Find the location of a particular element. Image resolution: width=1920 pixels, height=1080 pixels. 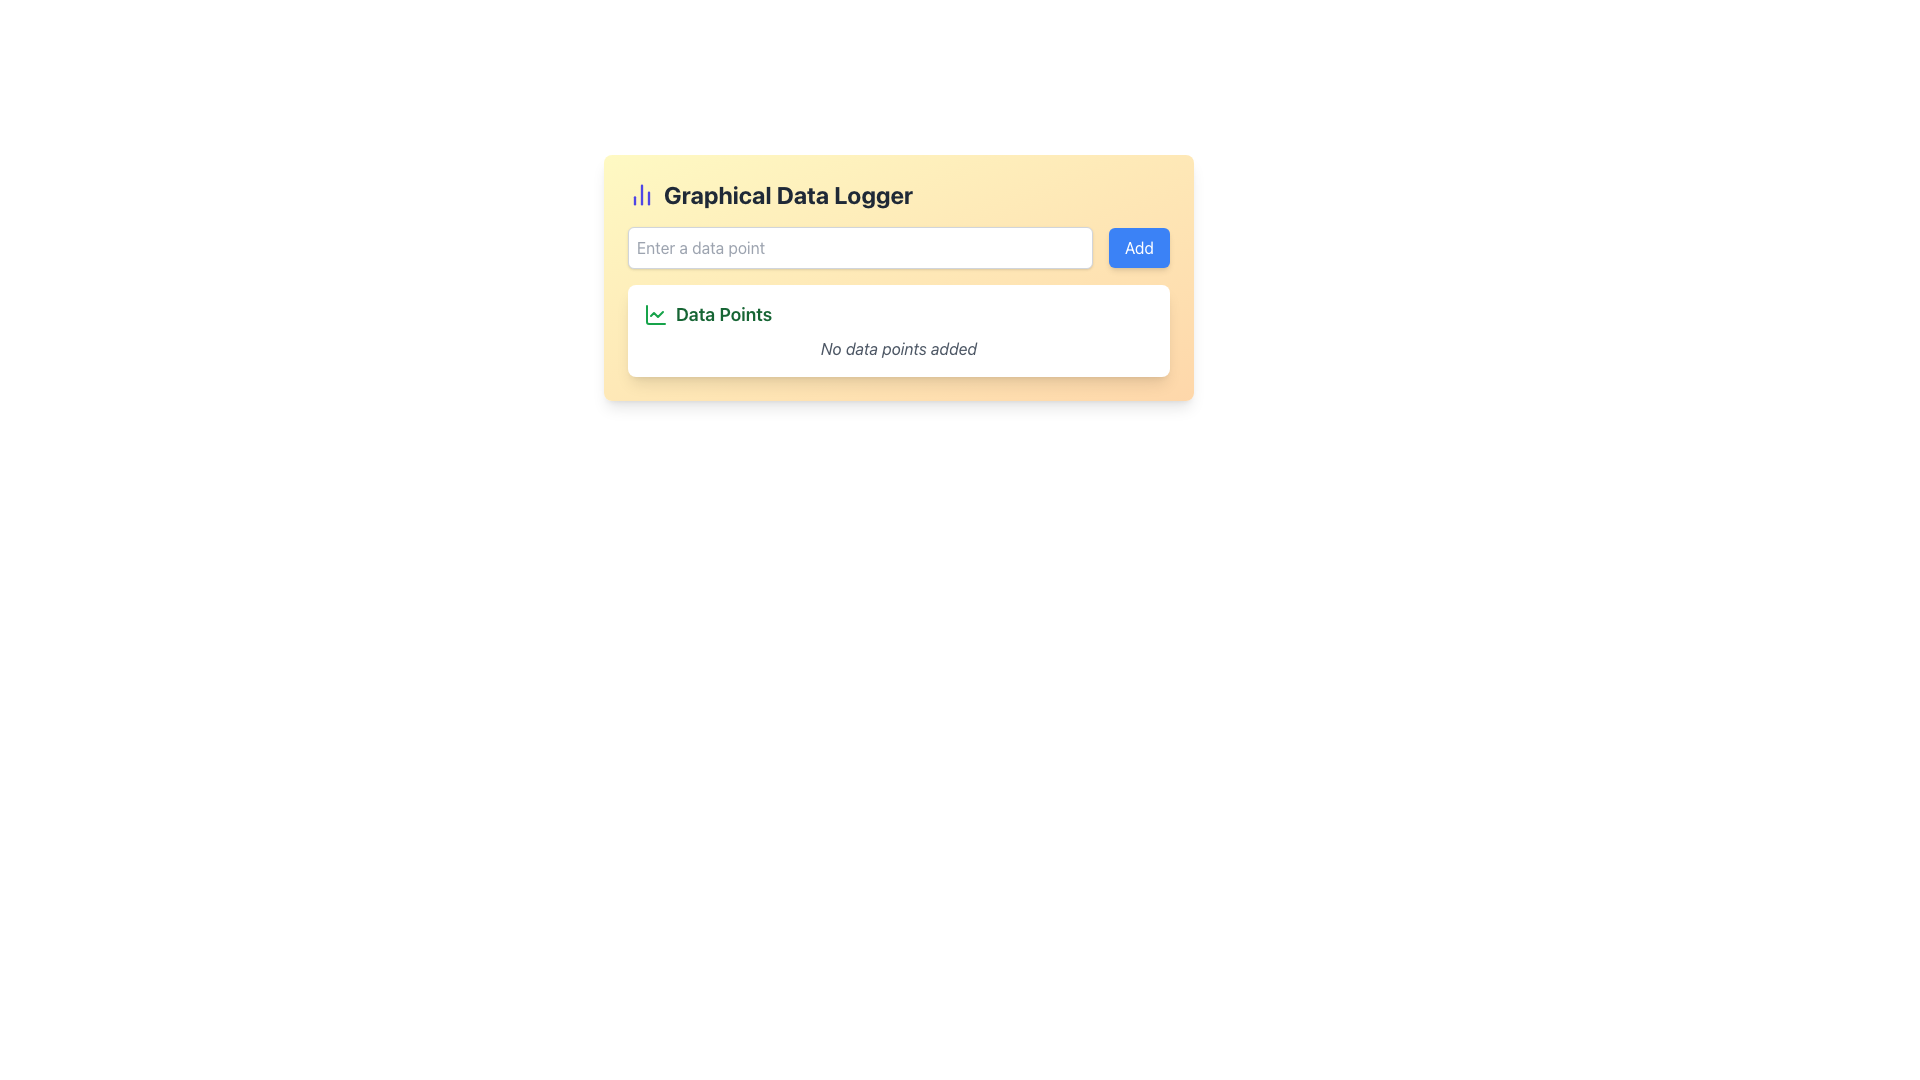

the Header Text displaying 'Graphical Data Logger', which is styled in bold dark gray and accompanied by an indigo icon representing a graph is located at coordinates (897, 195).